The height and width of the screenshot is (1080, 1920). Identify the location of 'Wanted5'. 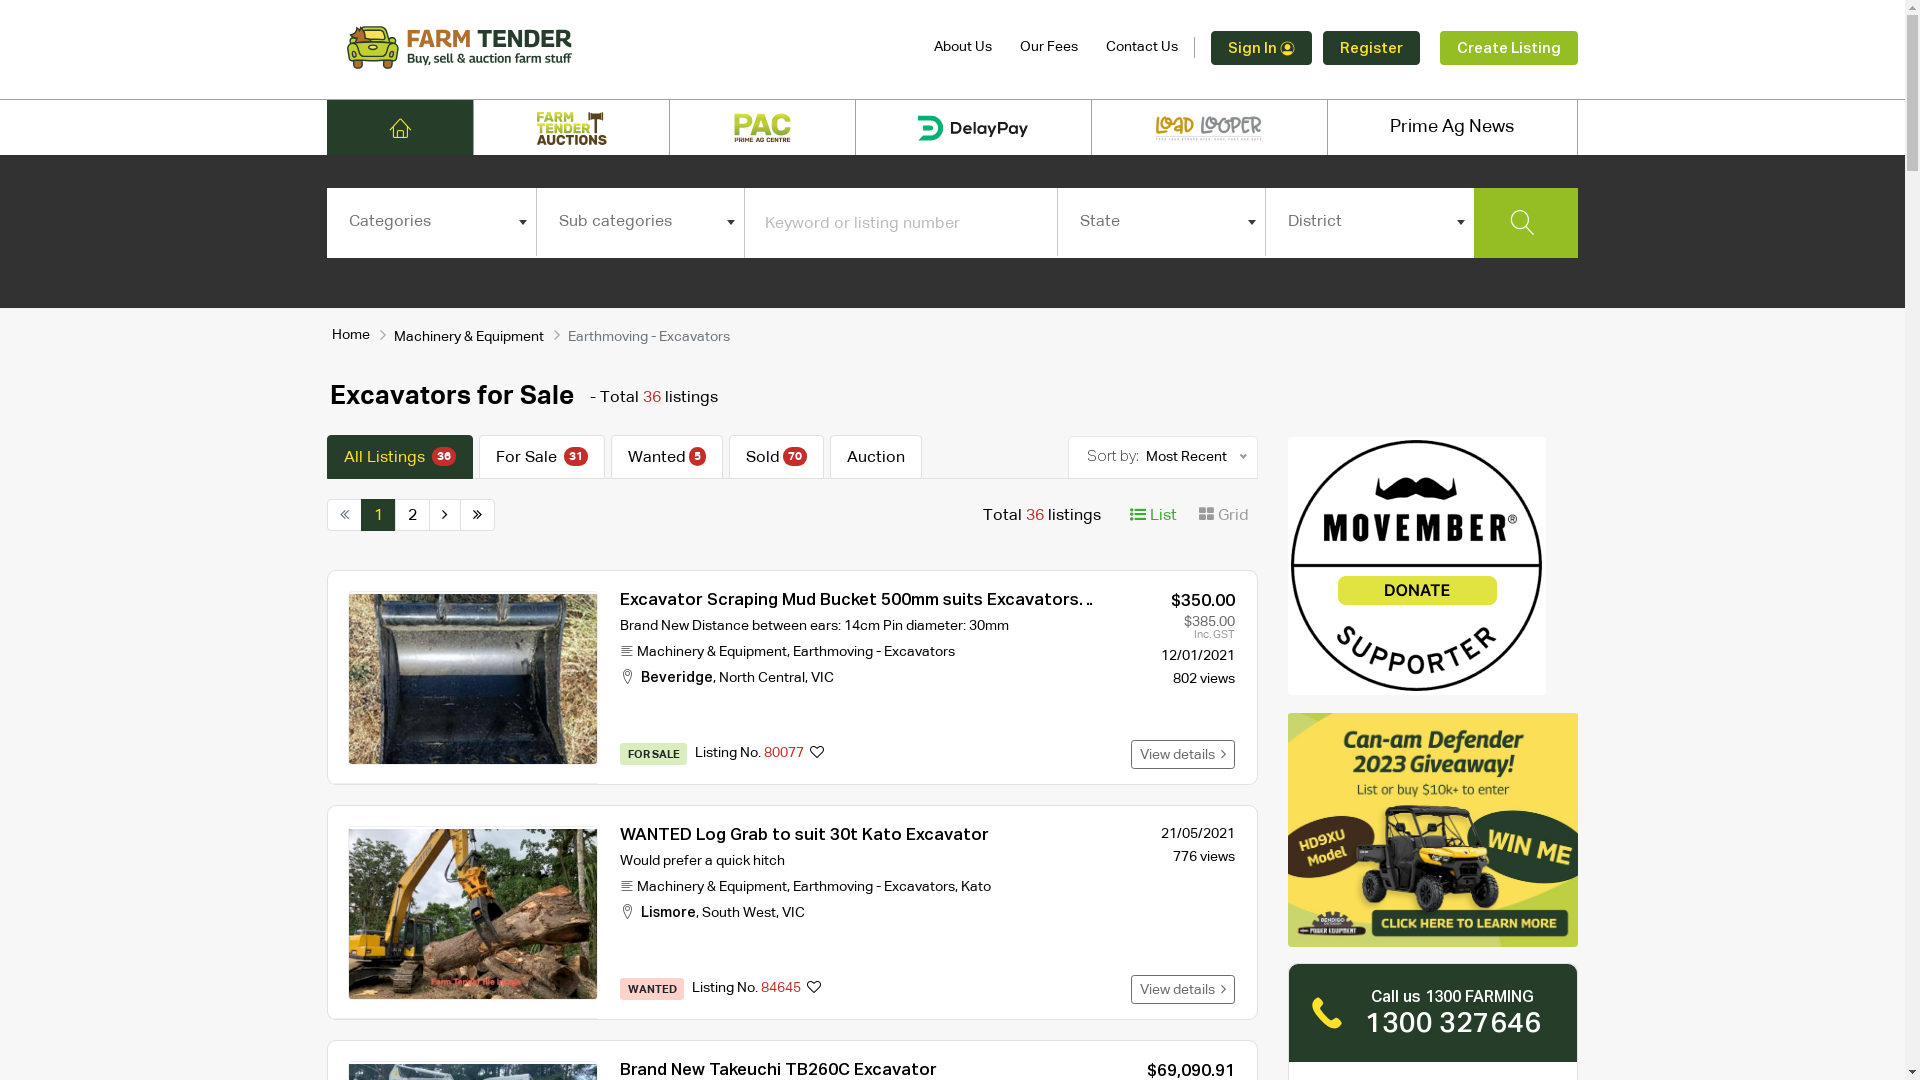
(609, 456).